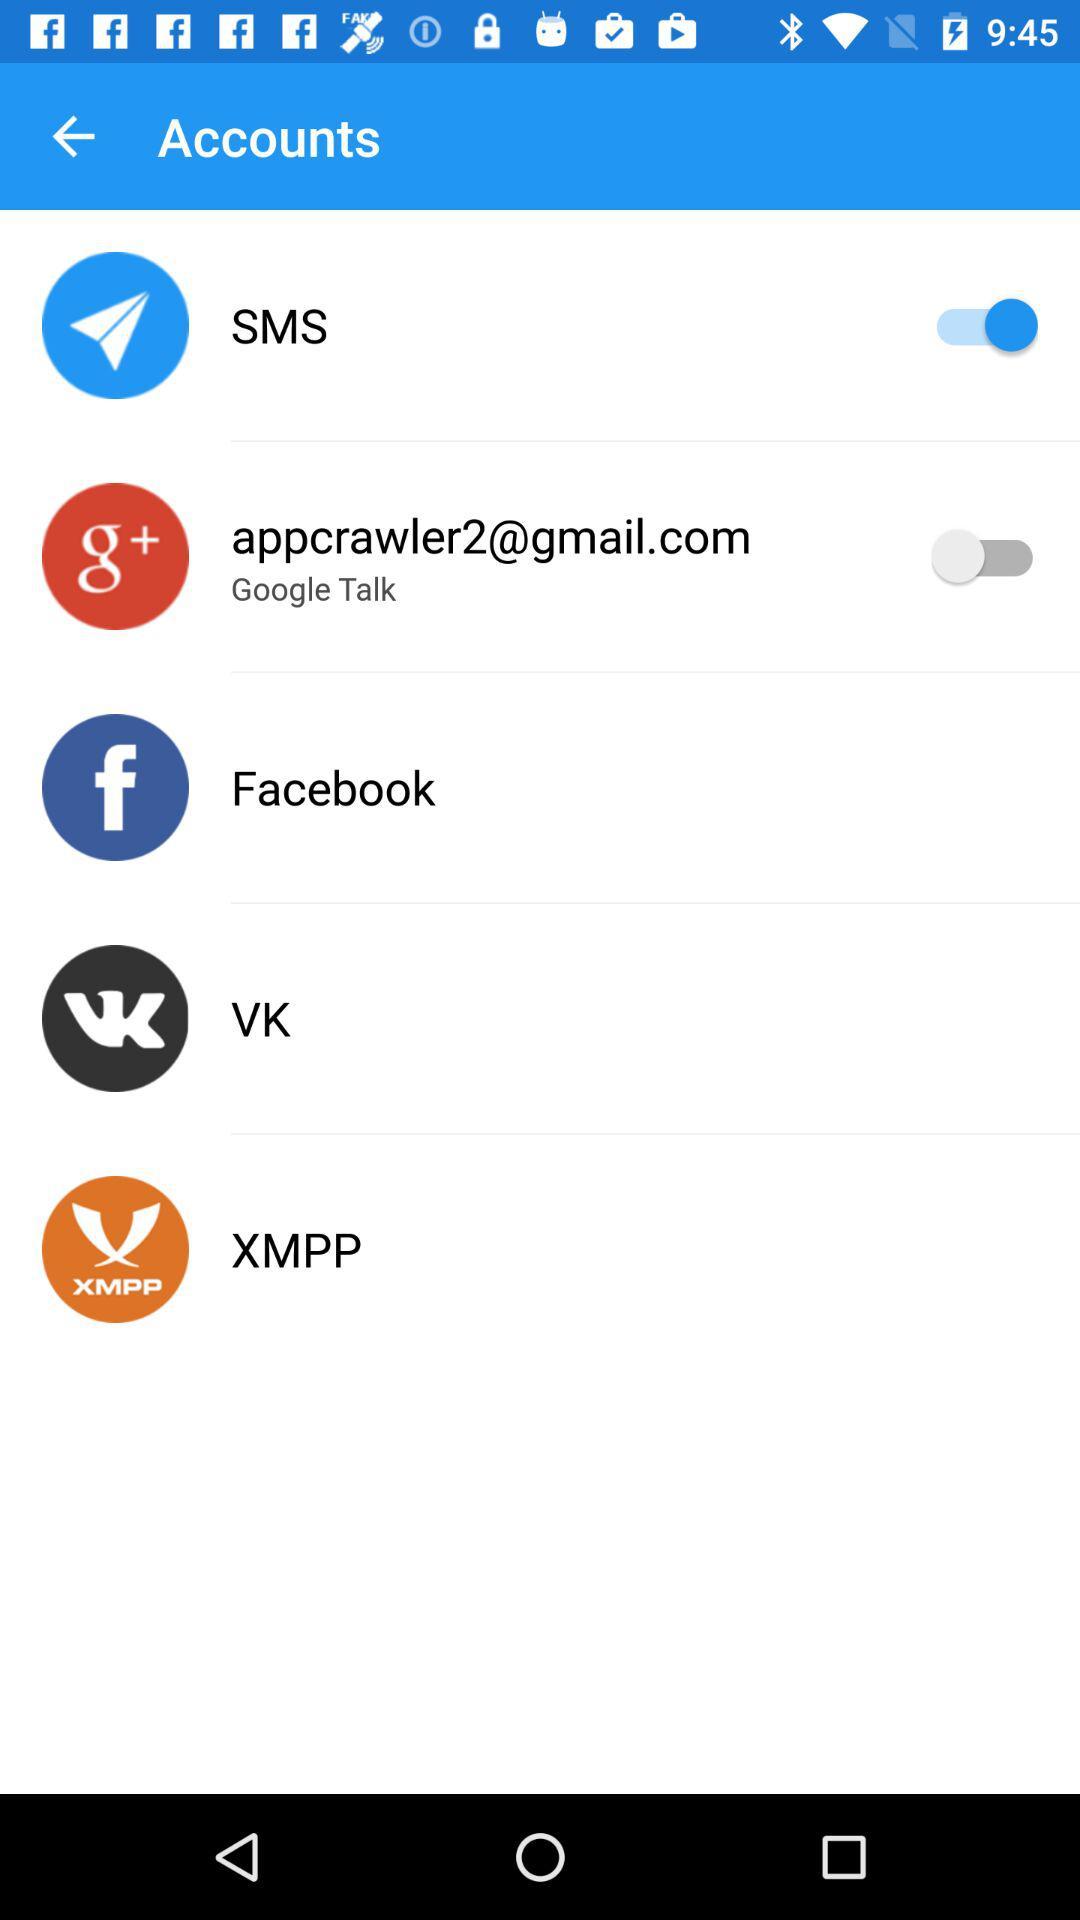 The height and width of the screenshot is (1920, 1080). I want to click on account, so click(983, 556).